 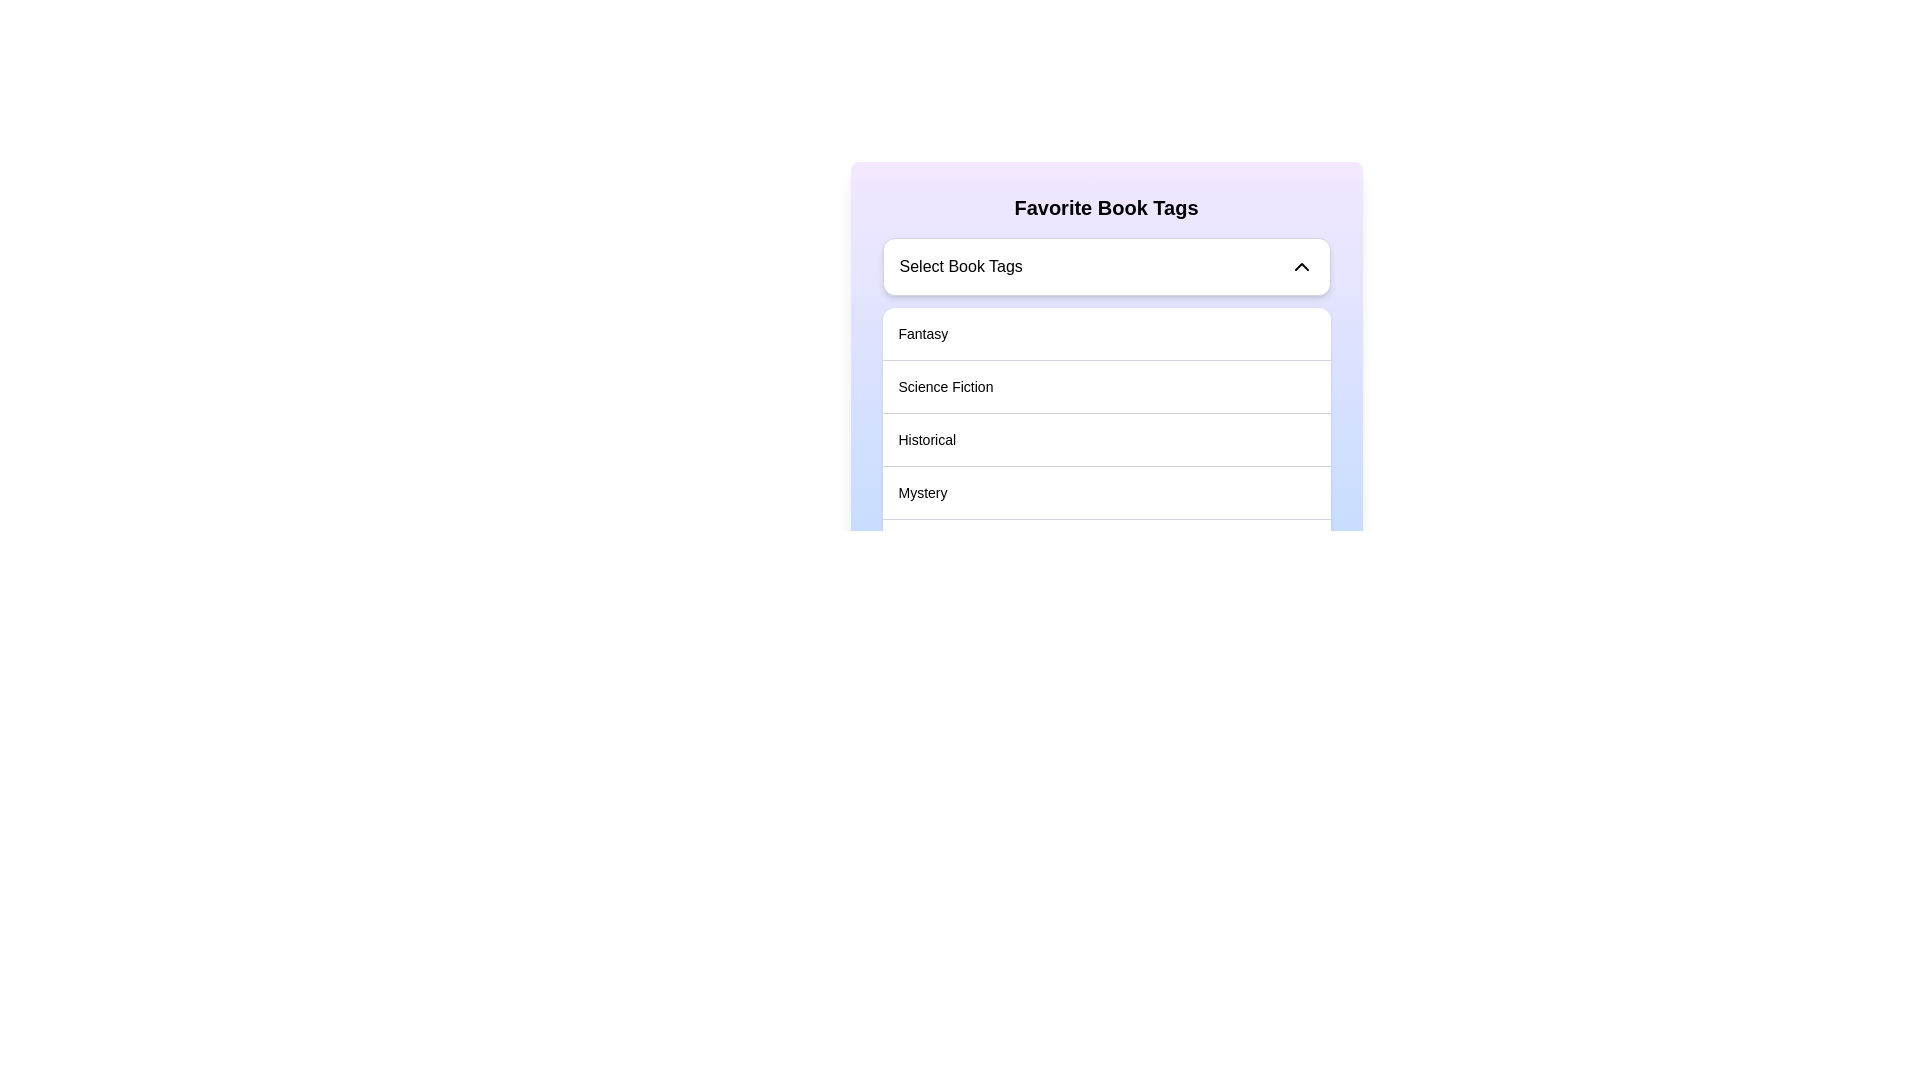 What do you see at coordinates (1105, 382) in the screenshot?
I see `the second row of selectable options labeled 'Science Fiction' in the 'Favorite Book Tags' panel to interact with it` at bounding box center [1105, 382].